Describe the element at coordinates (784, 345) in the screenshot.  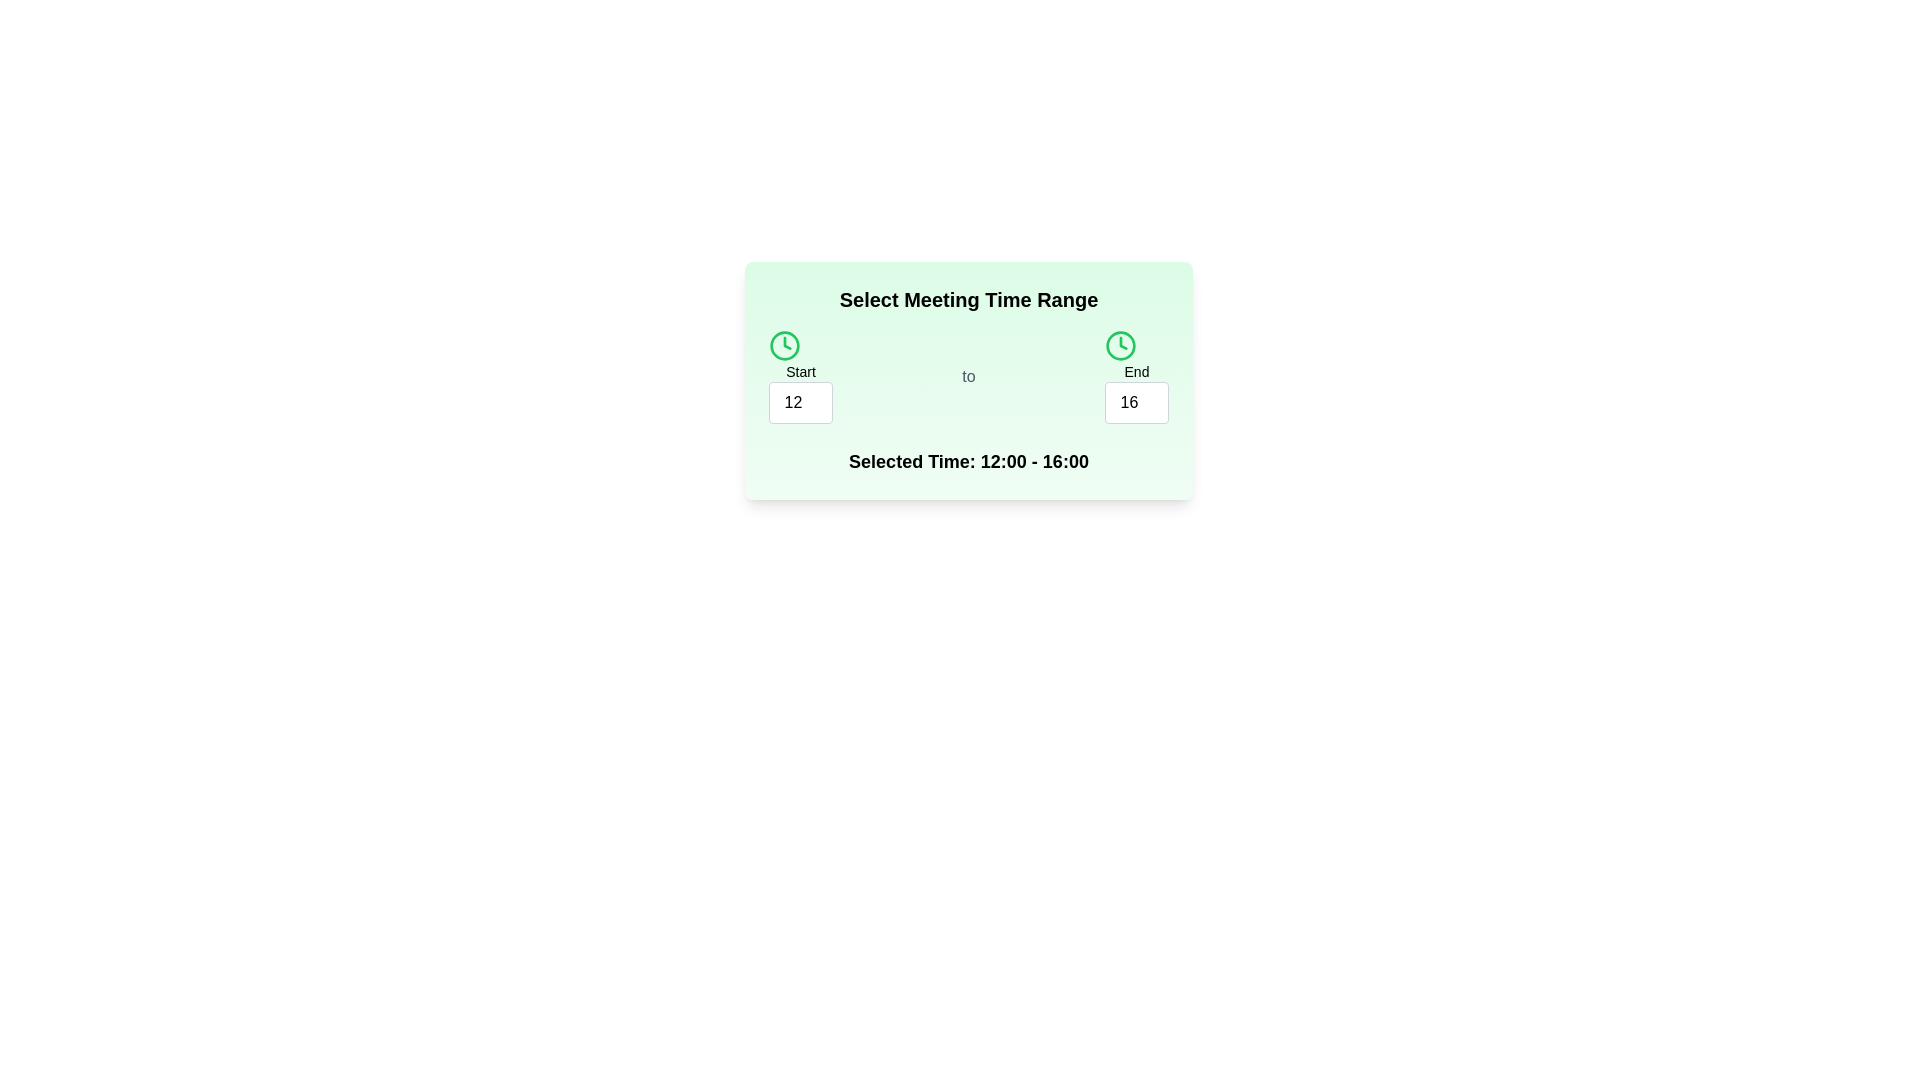
I see `the clock icon labeled start` at that location.